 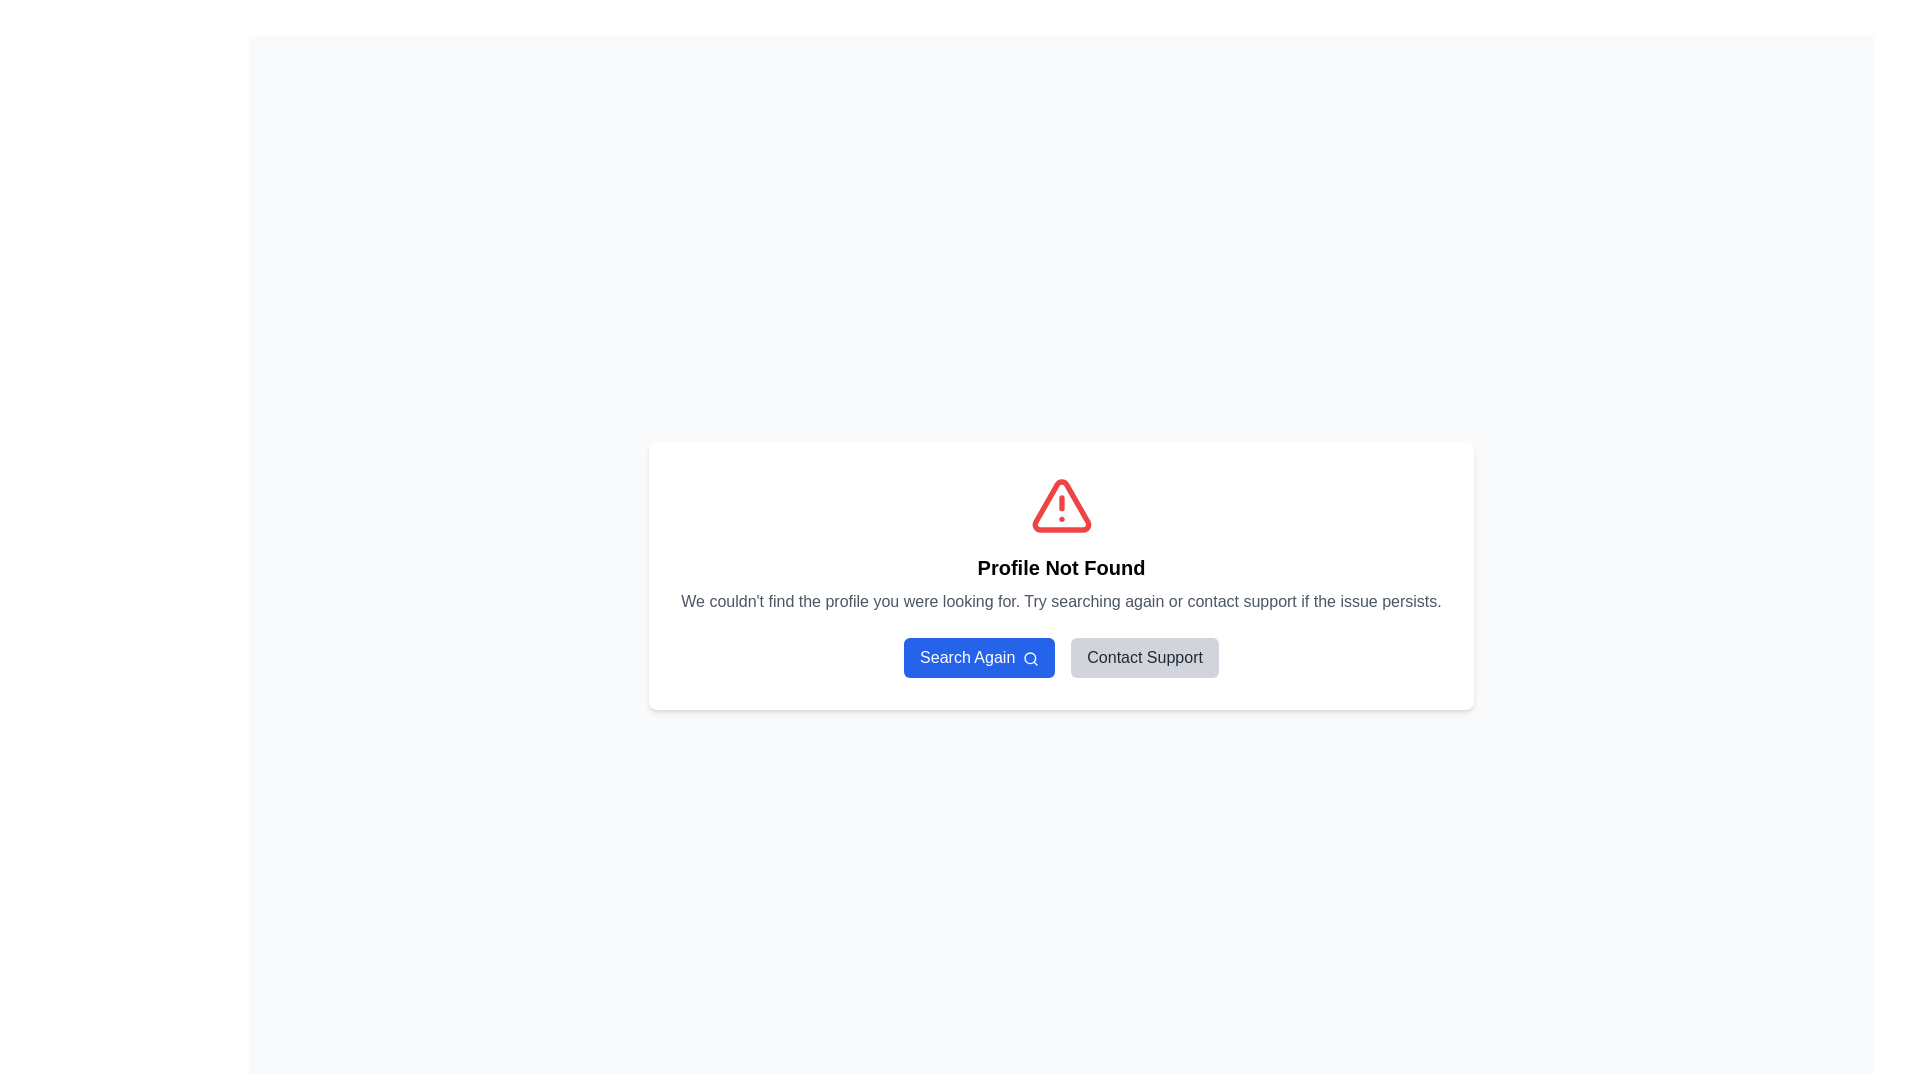 I want to click on the Decorative SVG Circle Component which is part of the search icon, located at the lens area of the magnifying glass, so click(x=1030, y=658).